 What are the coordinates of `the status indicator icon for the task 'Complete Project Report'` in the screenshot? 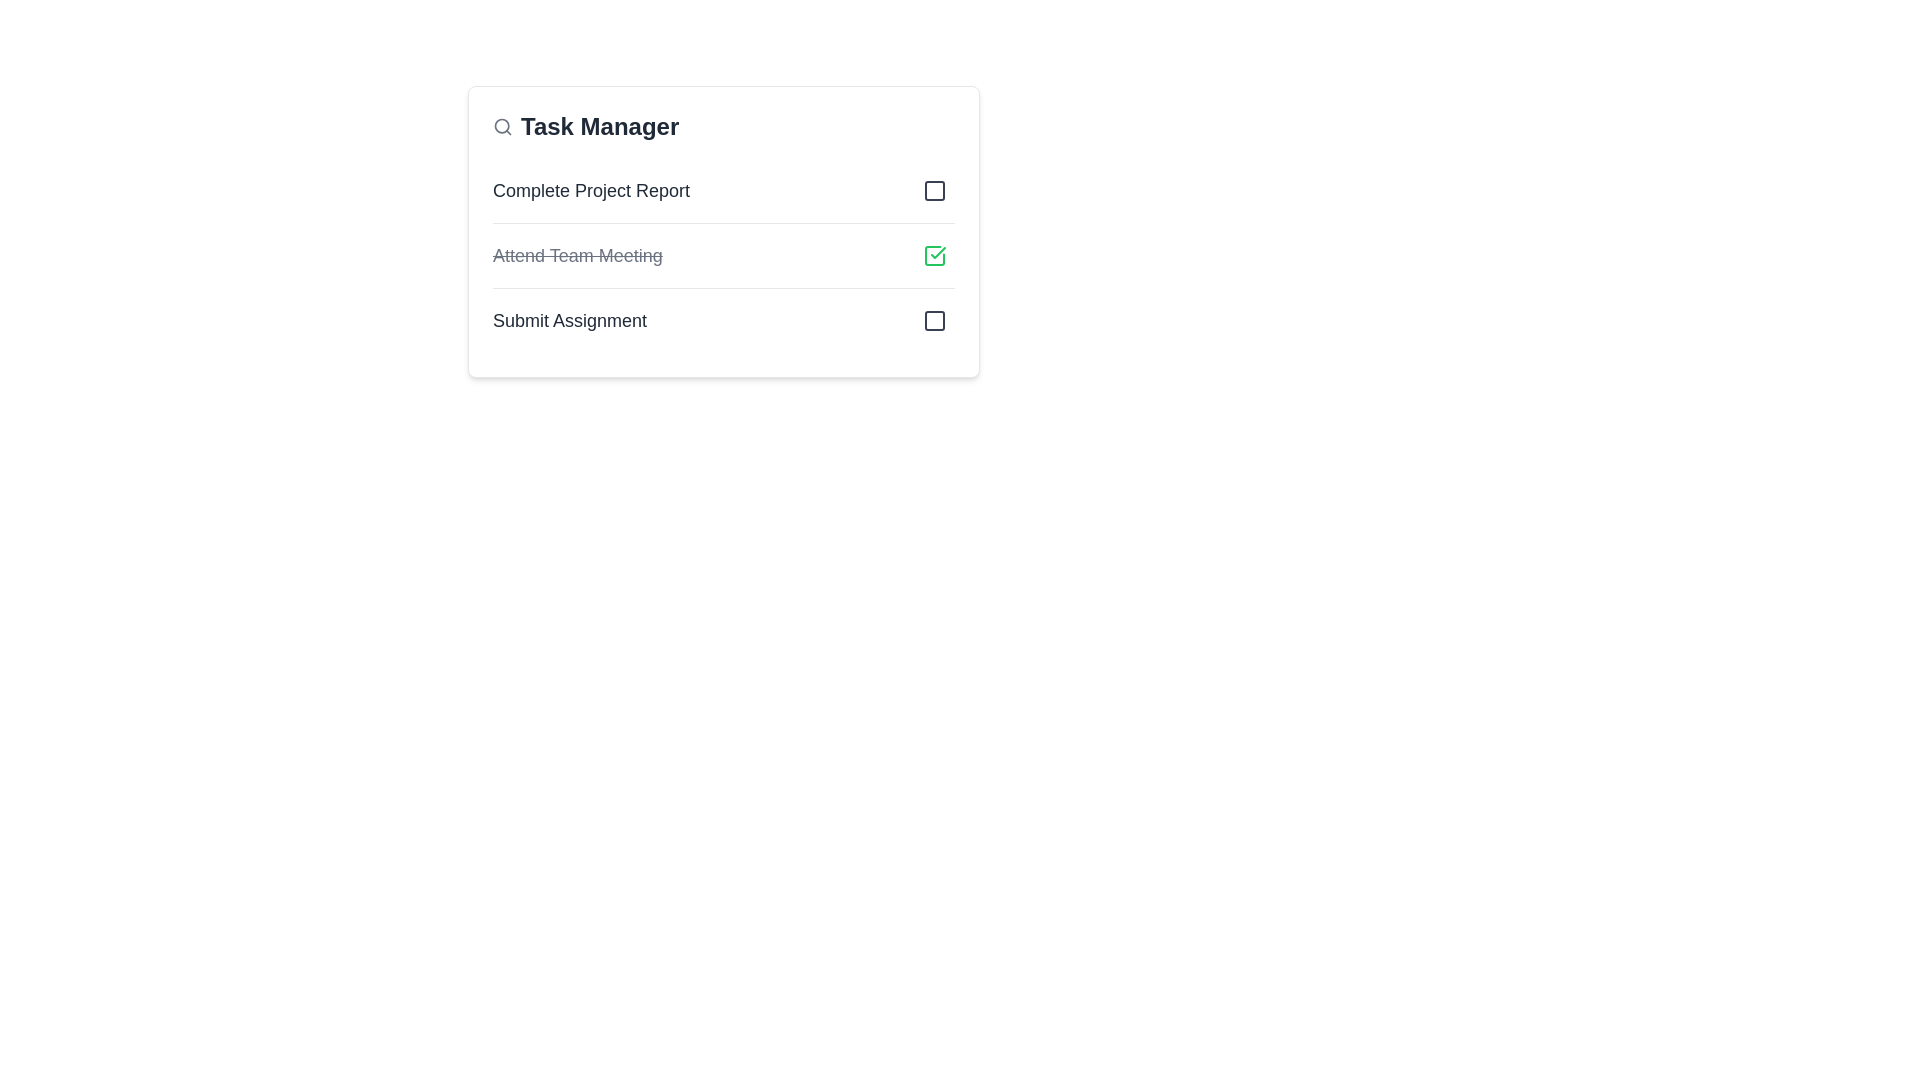 It's located at (934, 191).